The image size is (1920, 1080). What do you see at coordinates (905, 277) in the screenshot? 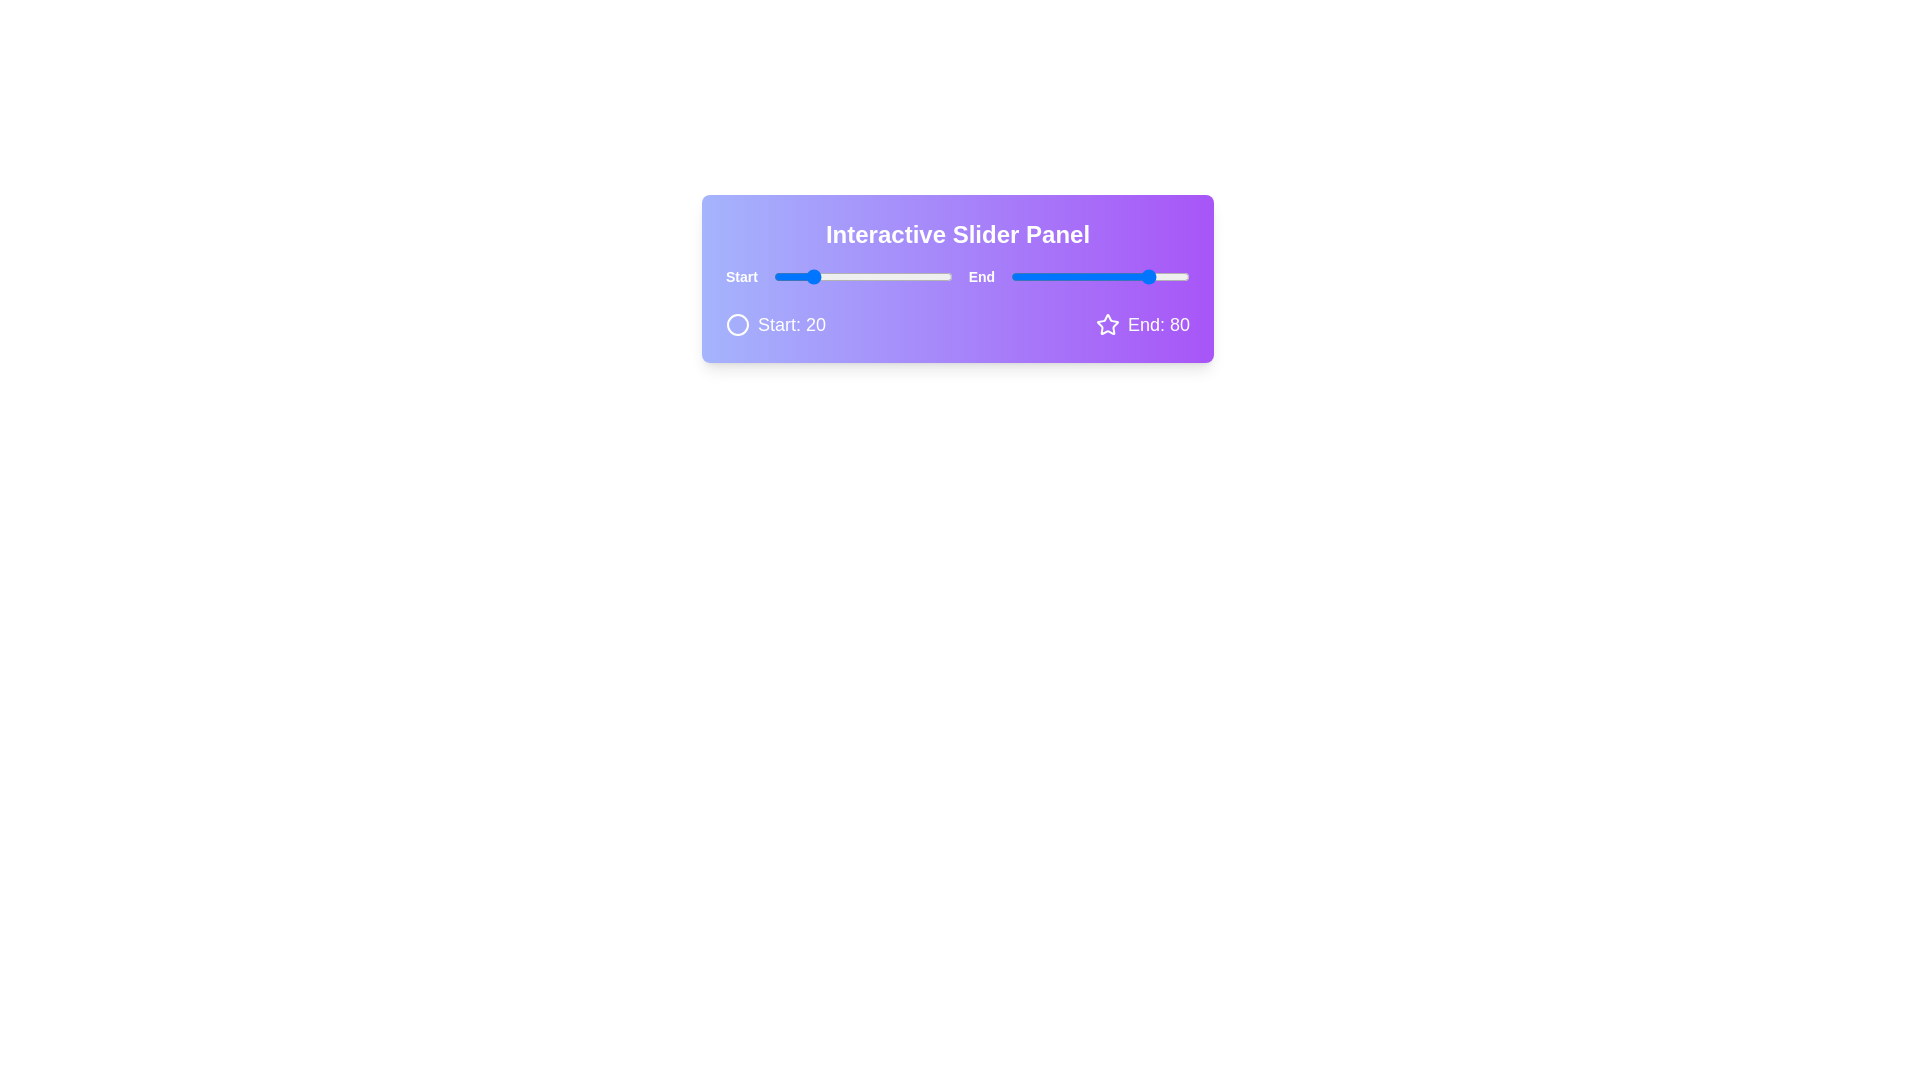
I see `the start slider` at bounding box center [905, 277].